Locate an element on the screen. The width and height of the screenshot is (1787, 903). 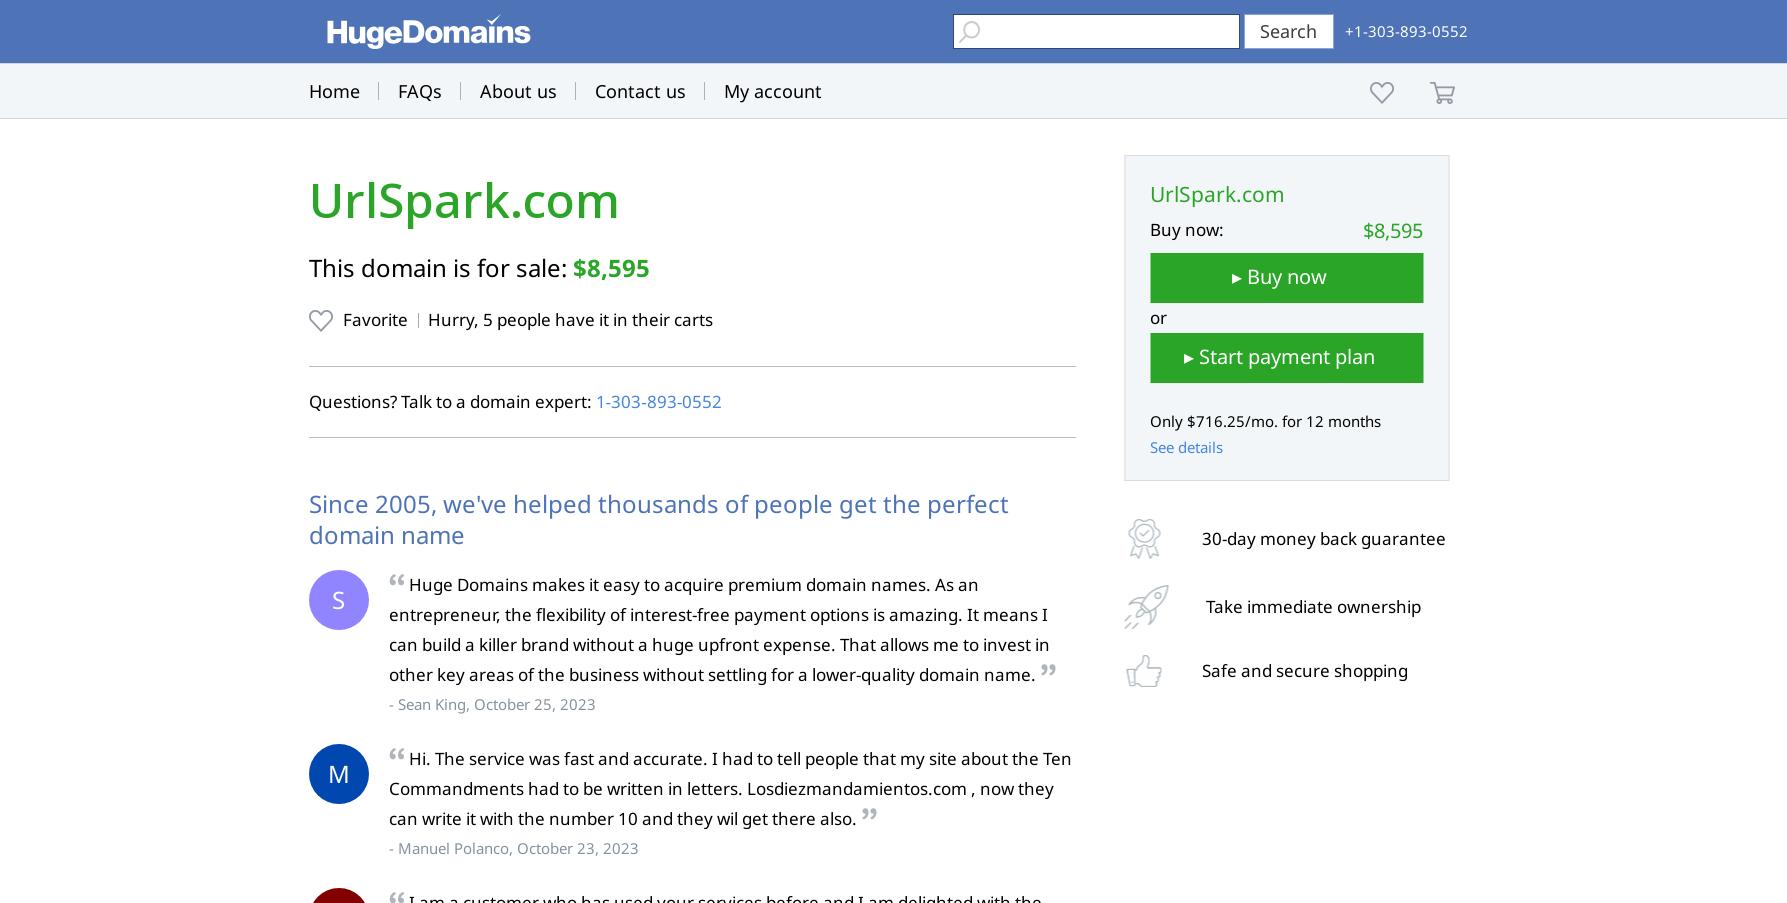
'Hurry, 5 people have it in their carts' is located at coordinates (568, 318).